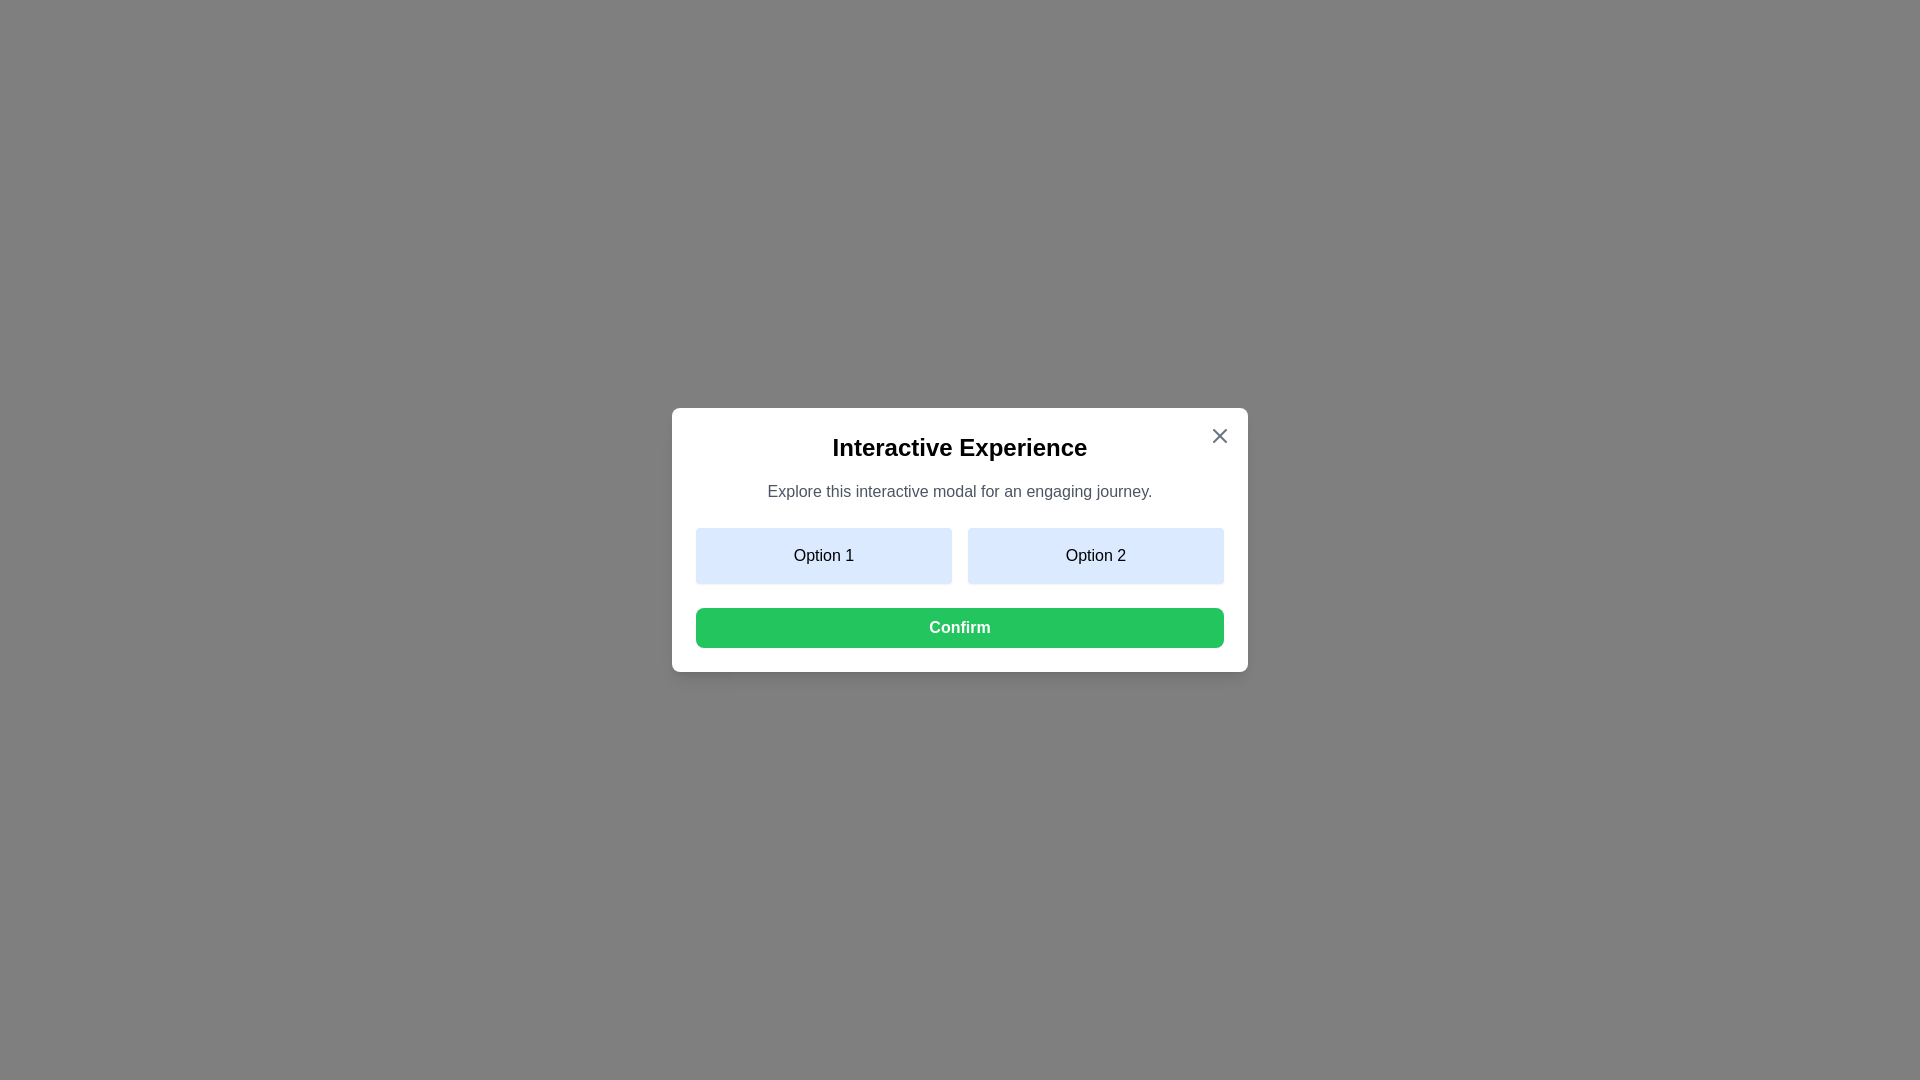  I want to click on the button labeled 'Option 2', which has a light blue background and is the second button in a horizontal layout, to indicate focus, so click(1094, 555).